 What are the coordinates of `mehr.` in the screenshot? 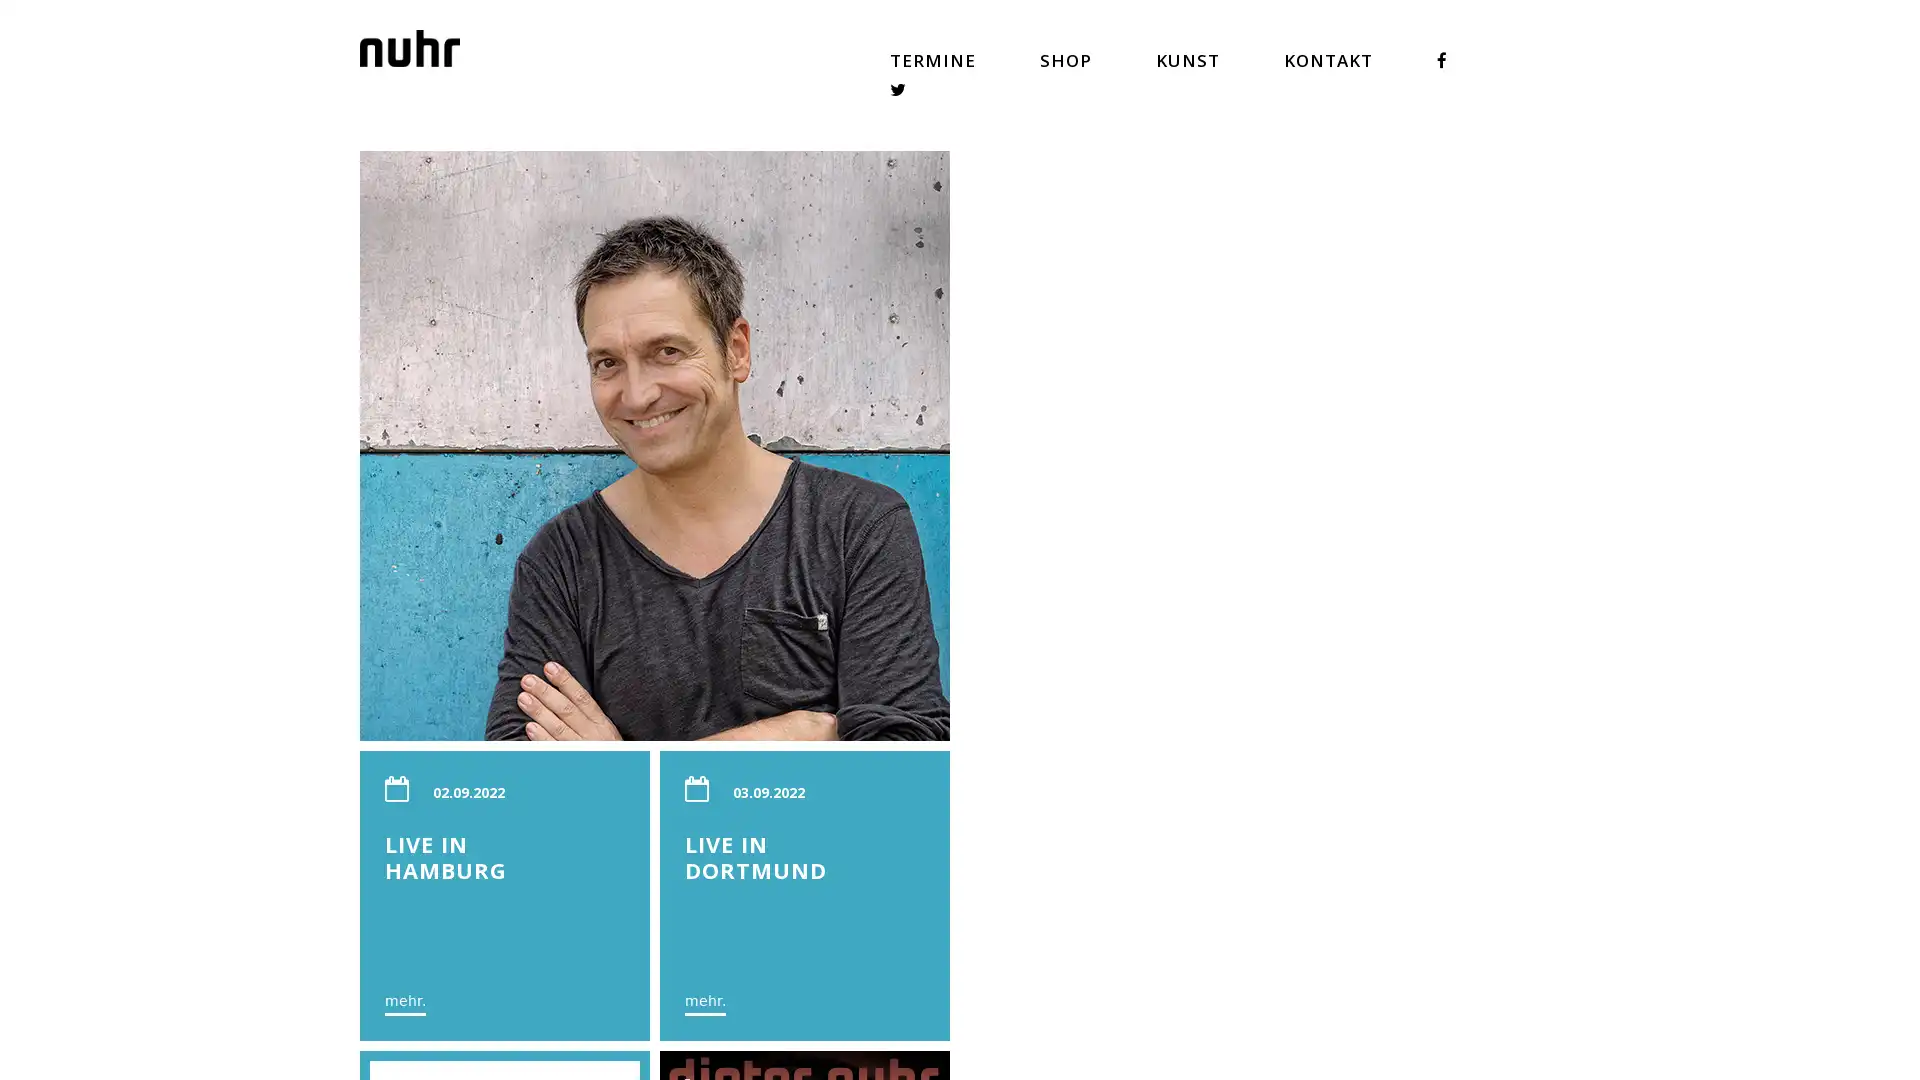 It's located at (1005, 1004).